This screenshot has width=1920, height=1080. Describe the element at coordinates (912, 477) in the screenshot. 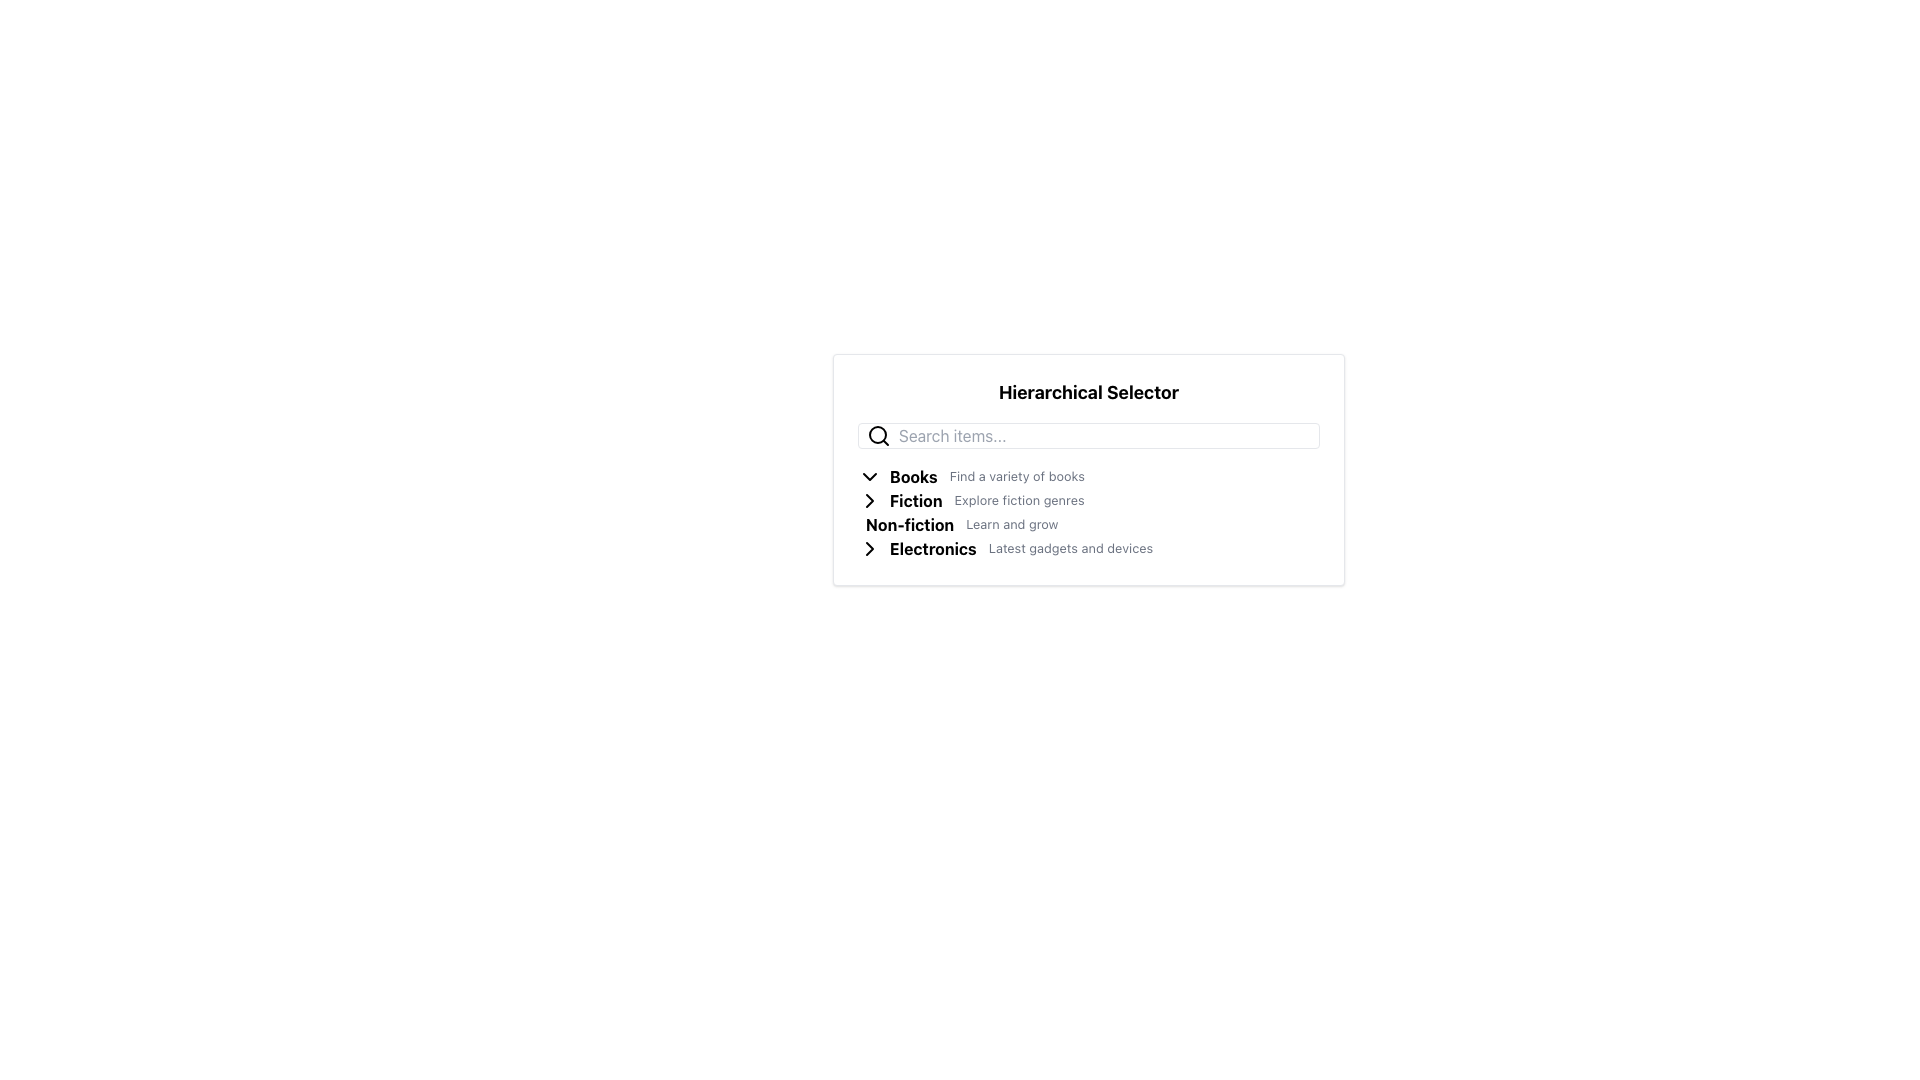

I see `the 'Books' text label in the hierarchical navigation menu` at that location.